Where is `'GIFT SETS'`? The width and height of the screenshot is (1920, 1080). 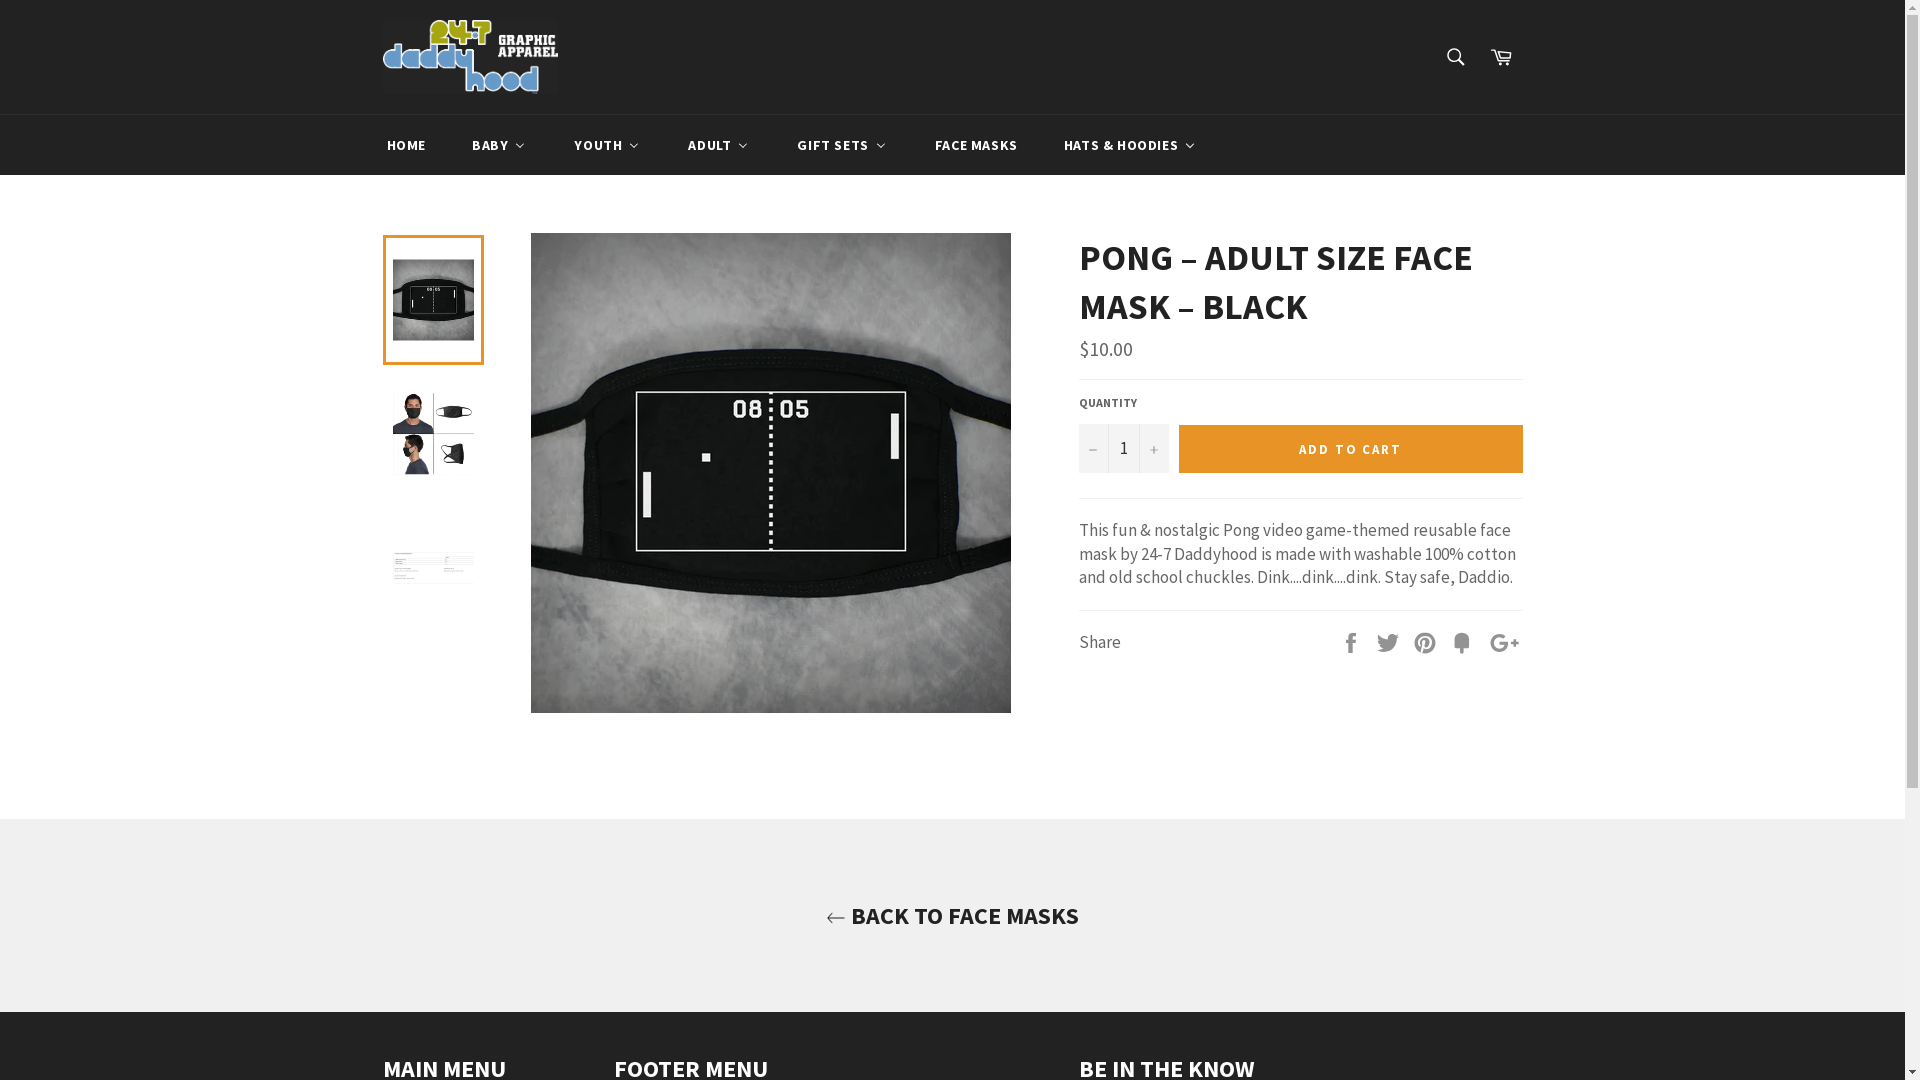
'GIFT SETS' is located at coordinates (841, 144).